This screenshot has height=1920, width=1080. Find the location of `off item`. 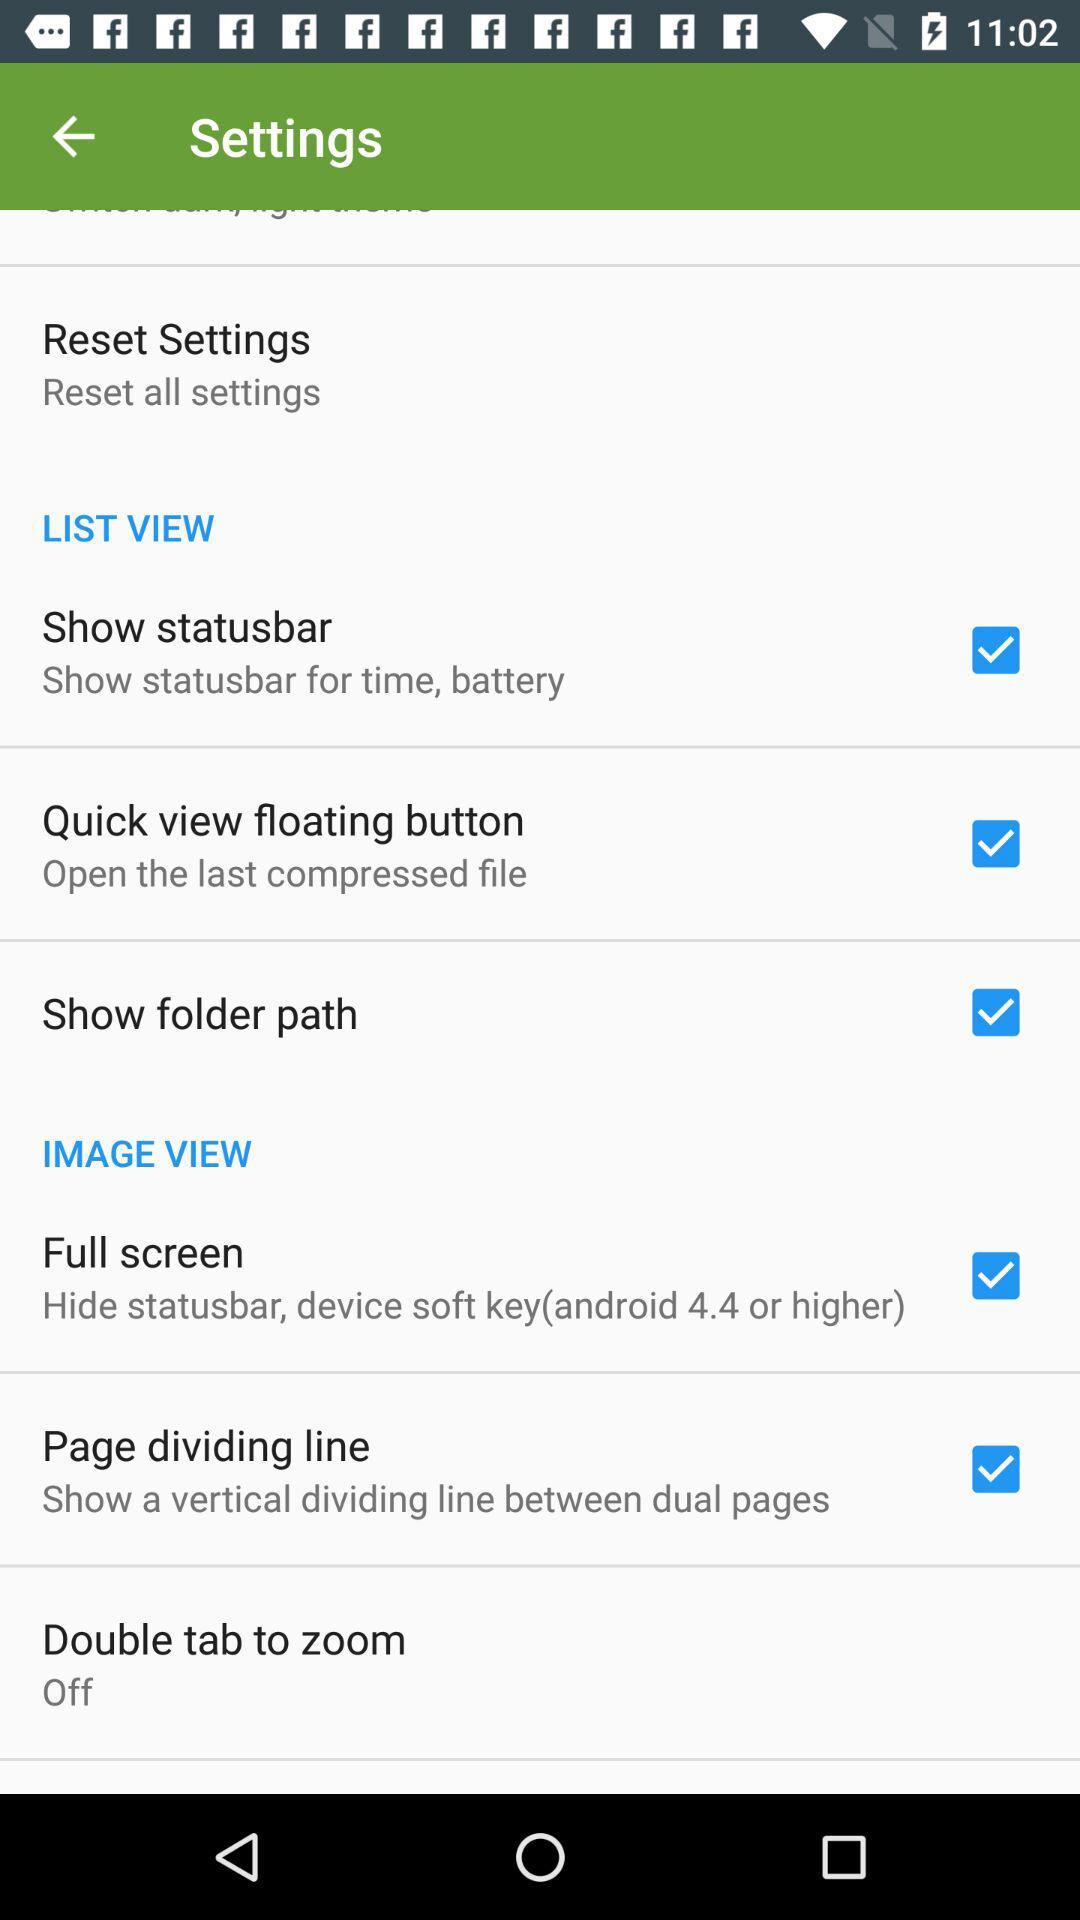

off item is located at coordinates (66, 1690).